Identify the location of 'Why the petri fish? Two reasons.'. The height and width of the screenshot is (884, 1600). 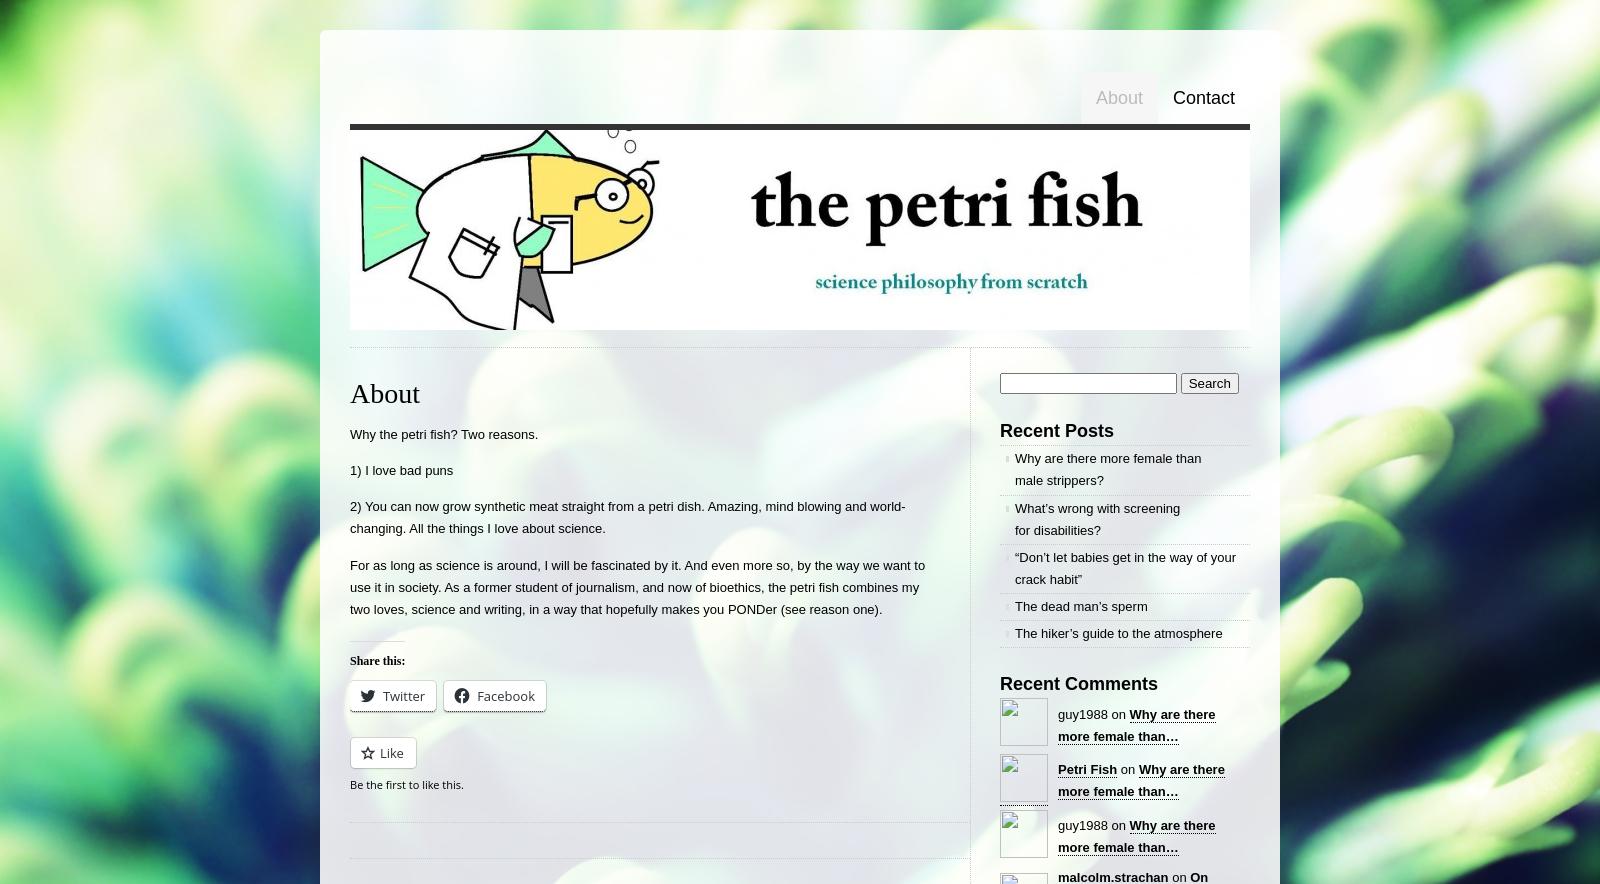
(443, 433).